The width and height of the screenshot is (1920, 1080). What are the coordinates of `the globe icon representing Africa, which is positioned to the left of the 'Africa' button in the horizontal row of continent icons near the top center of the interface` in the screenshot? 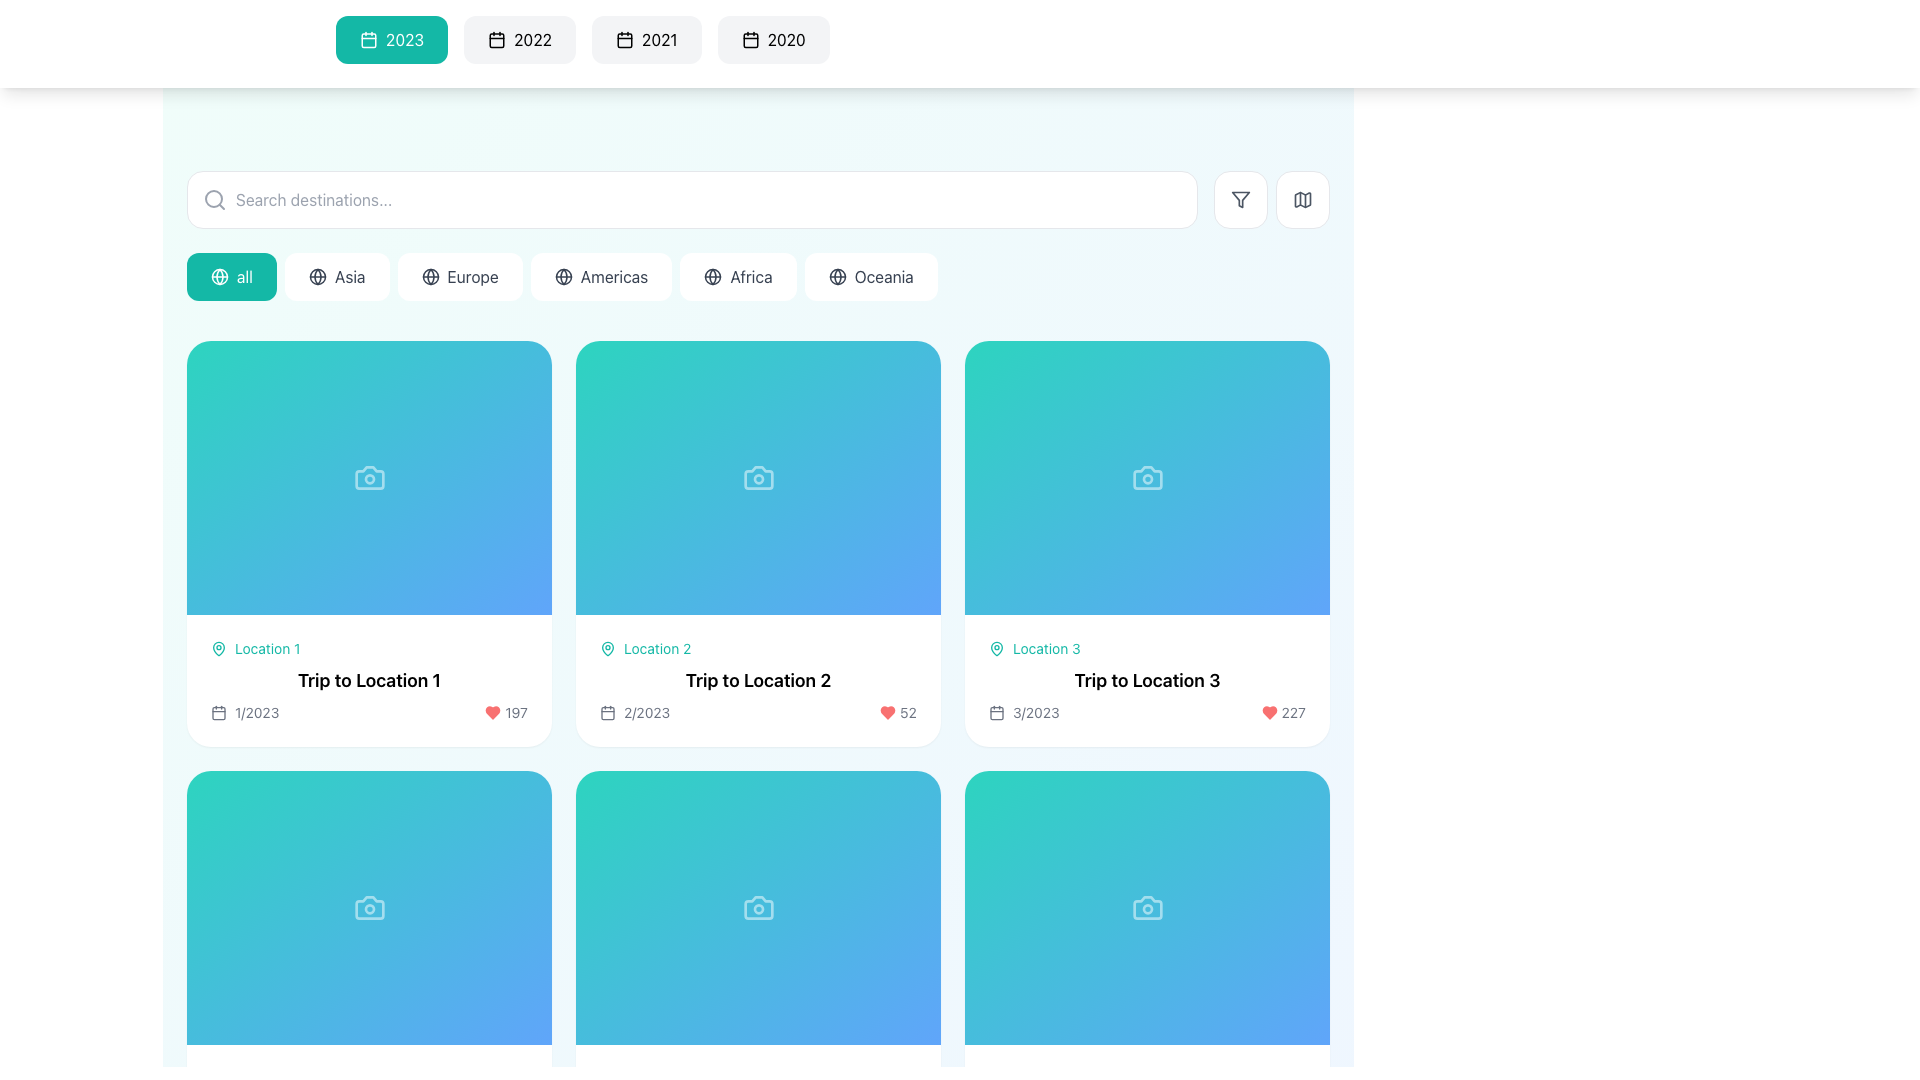 It's located at (713, 277).